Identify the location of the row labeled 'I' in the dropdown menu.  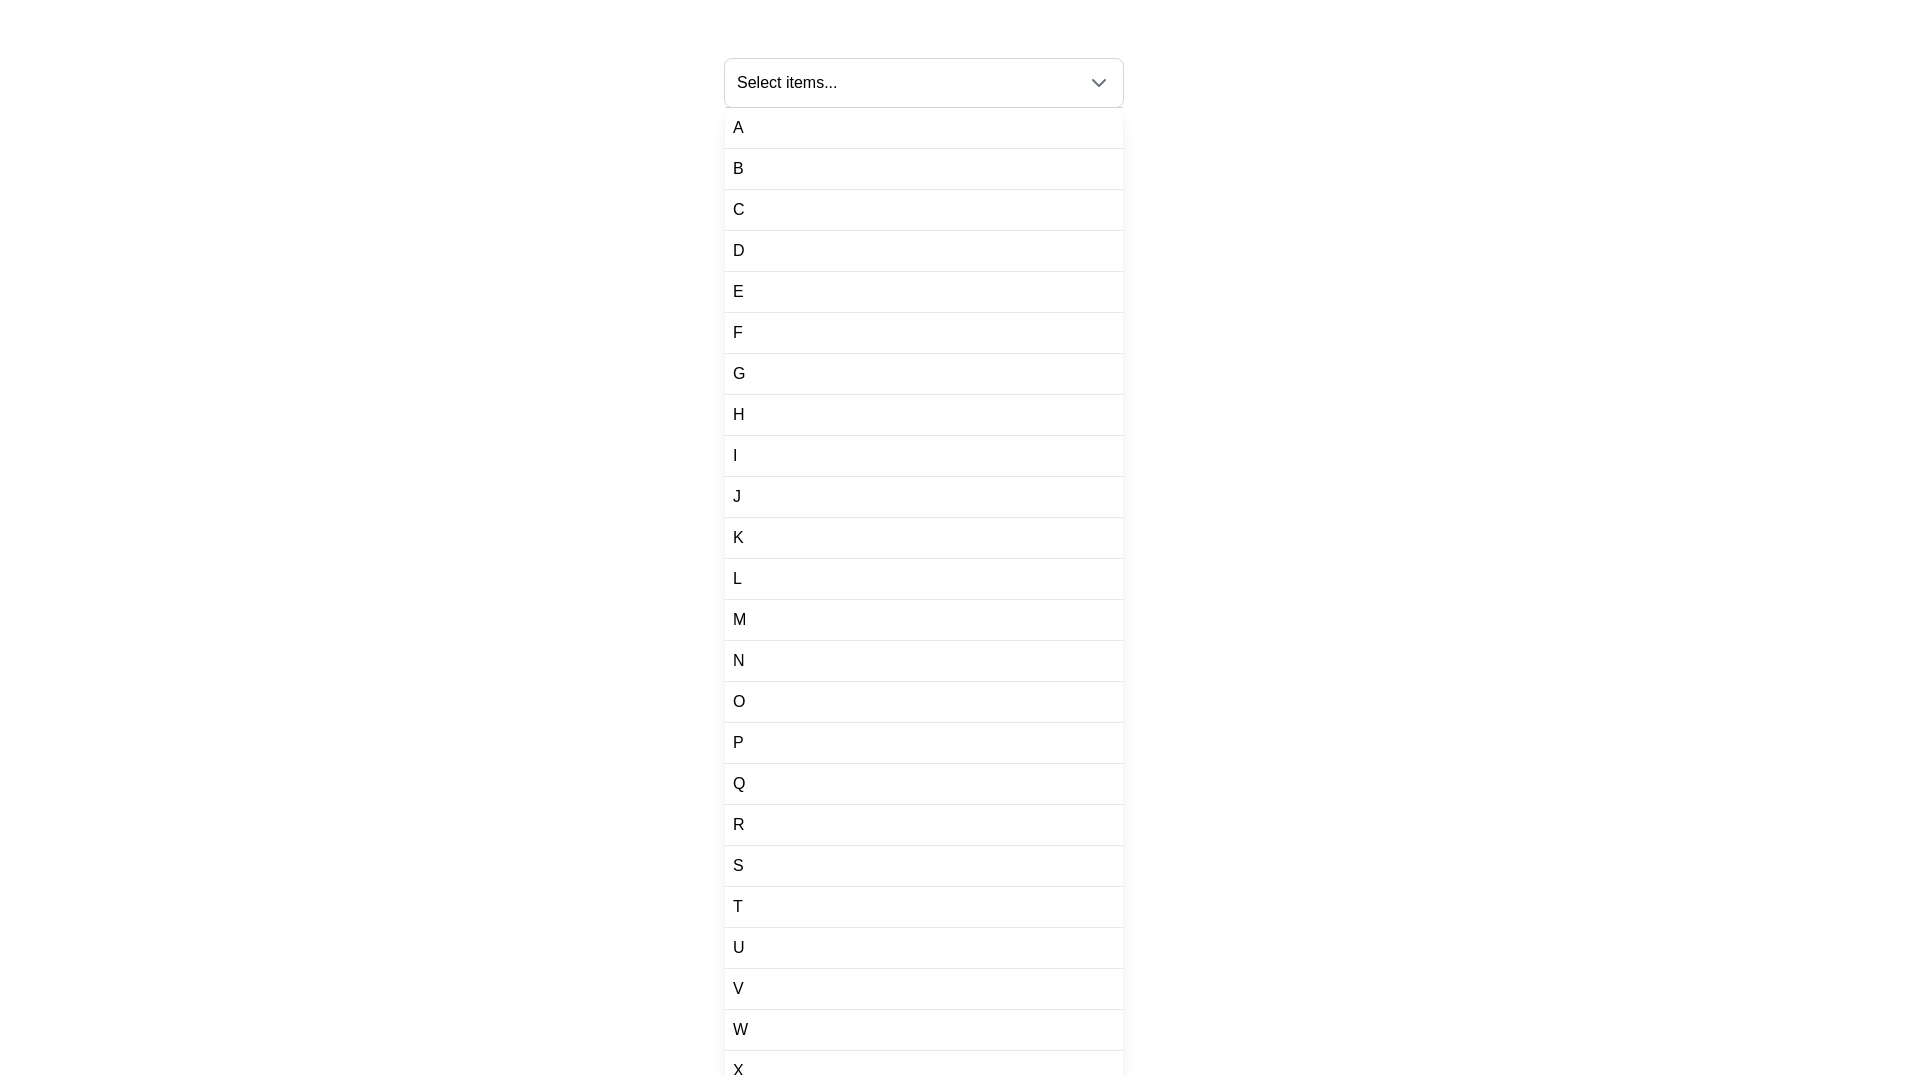
(923, 456).